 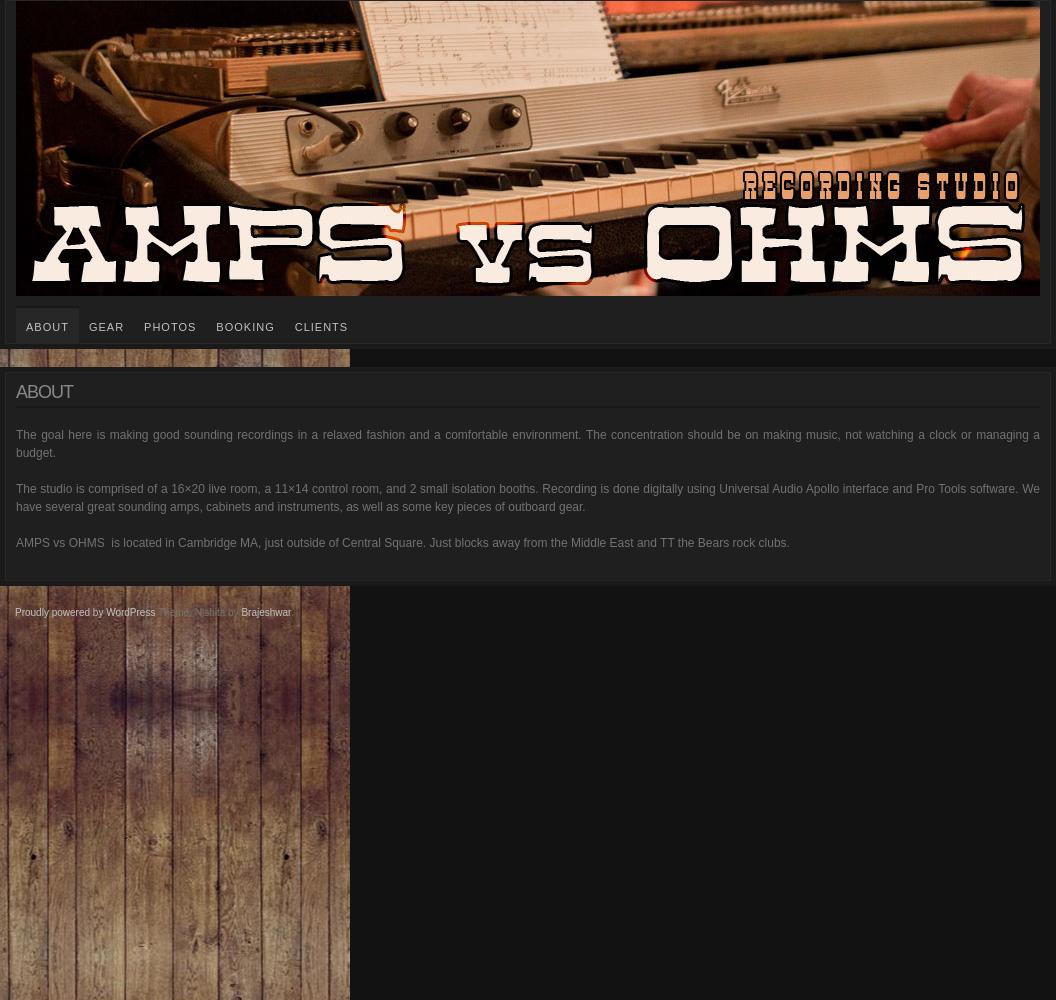 I want to click on '.', so click(x=291, y=611).